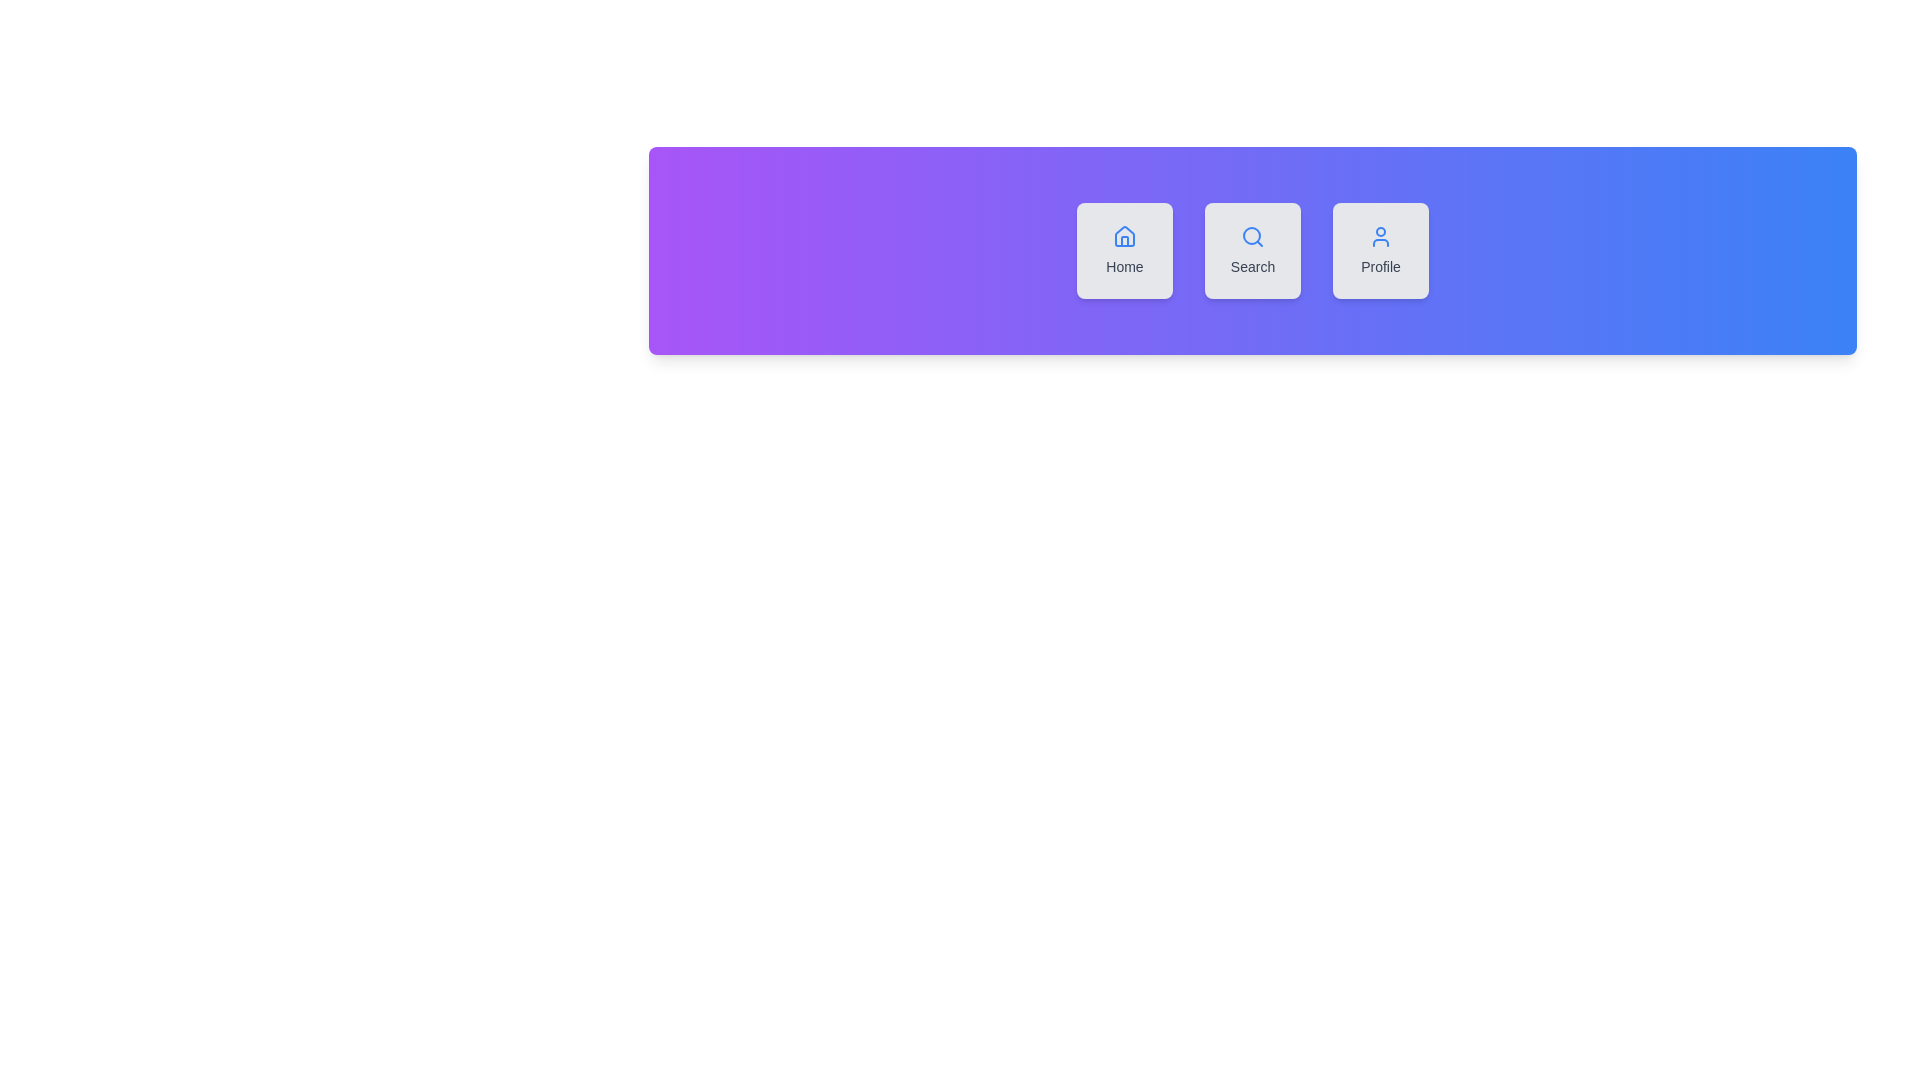 The width and height of the screenshot is (1920, 1080). I want to click on the 'Home' text label element, which is a small gray label located below the blue home icon in the navigation bar, so click(1124, 265).